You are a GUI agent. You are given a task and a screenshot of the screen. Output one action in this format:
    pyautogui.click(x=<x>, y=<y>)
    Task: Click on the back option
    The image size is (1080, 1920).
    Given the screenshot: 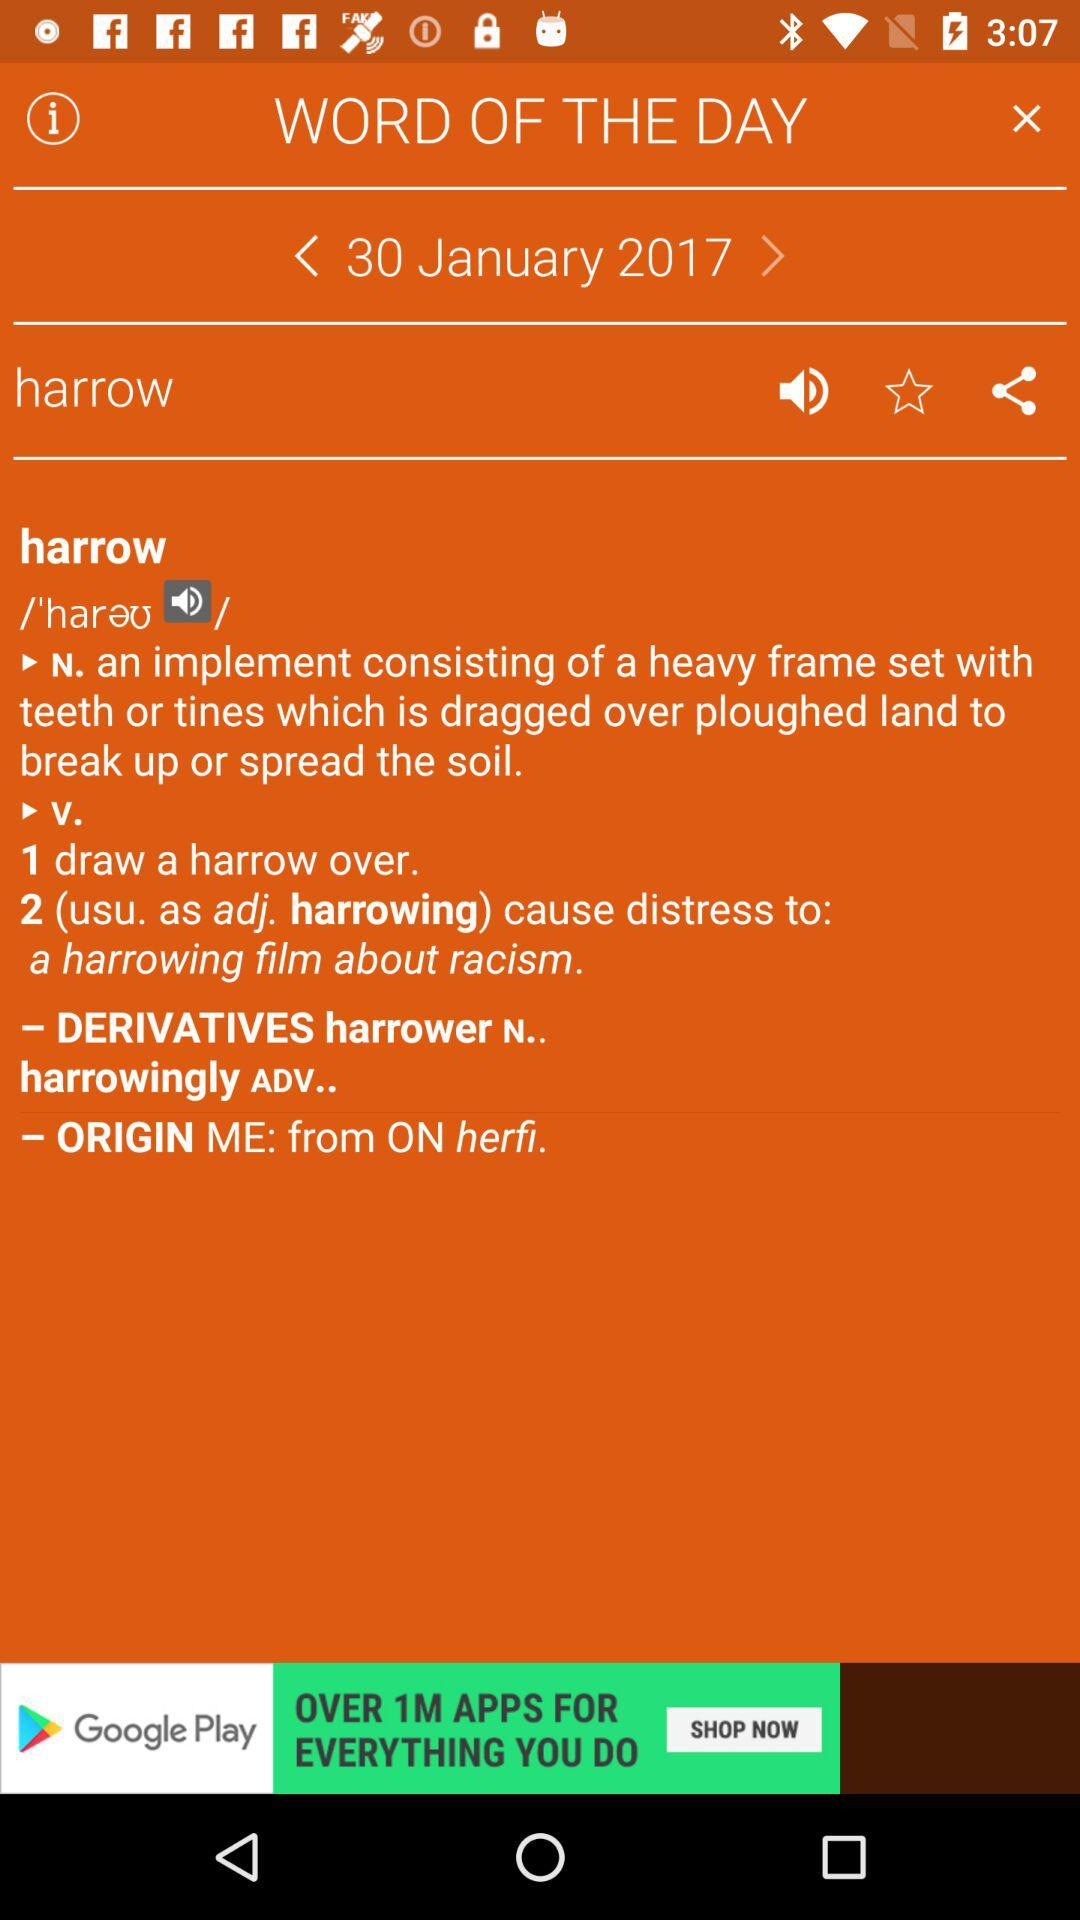 What is the action you would take?
    pyautogui.click(x=305, y=254)
    